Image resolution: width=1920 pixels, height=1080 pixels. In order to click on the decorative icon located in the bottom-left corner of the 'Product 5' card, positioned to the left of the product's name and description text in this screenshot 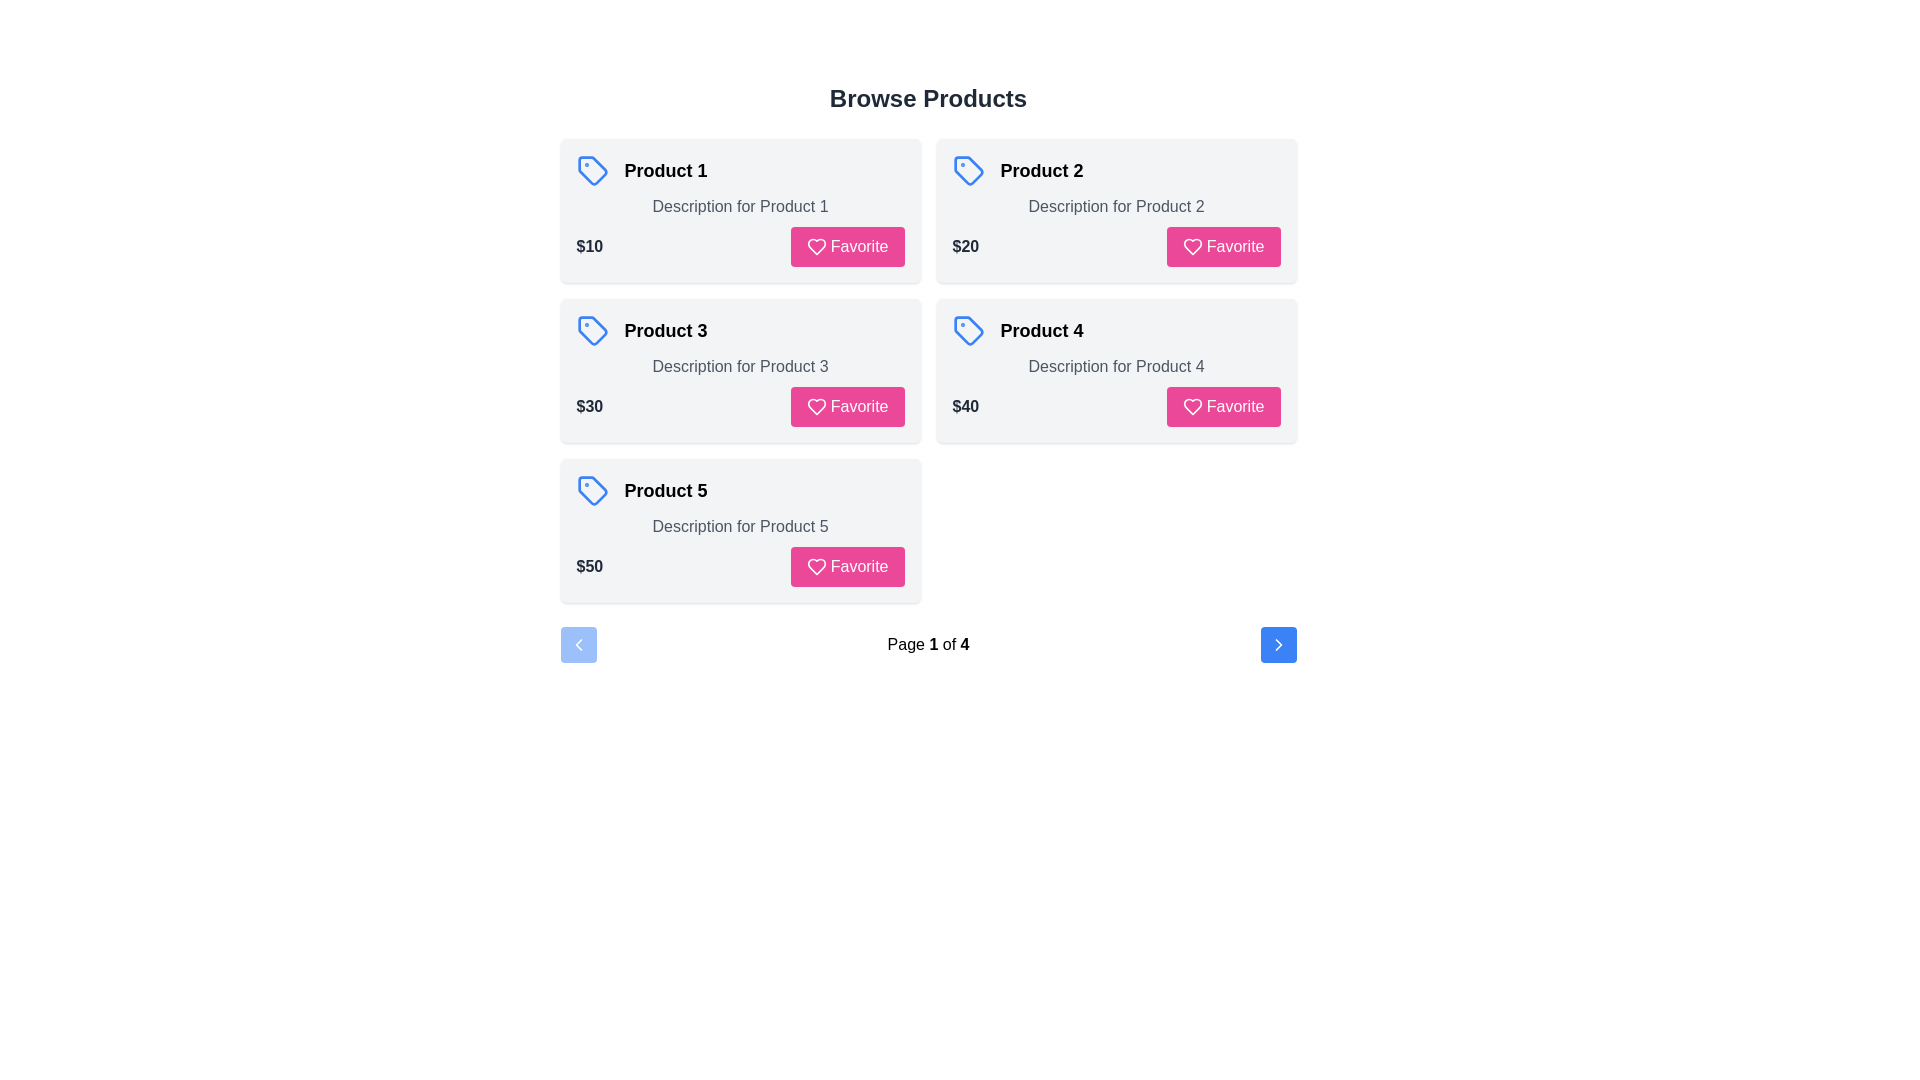, I will do `click(591, 490)`.